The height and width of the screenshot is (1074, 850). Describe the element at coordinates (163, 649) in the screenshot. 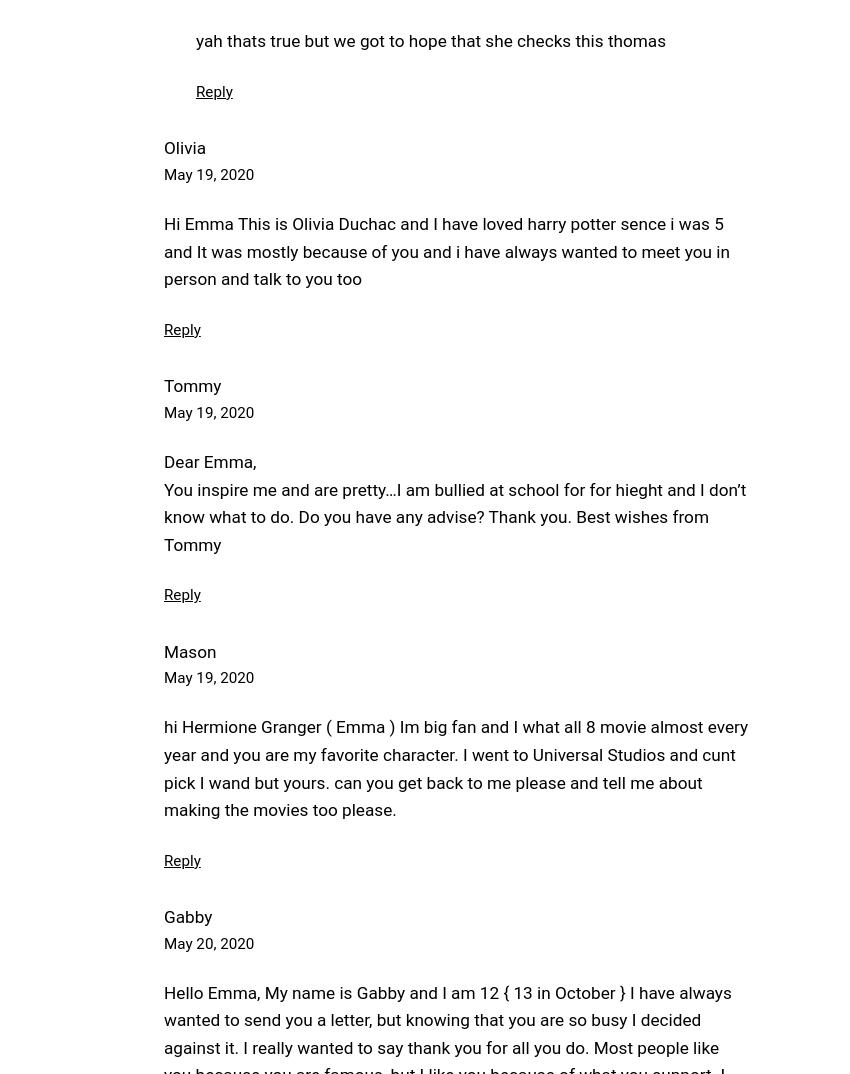

I see `'Mason'` at that location.